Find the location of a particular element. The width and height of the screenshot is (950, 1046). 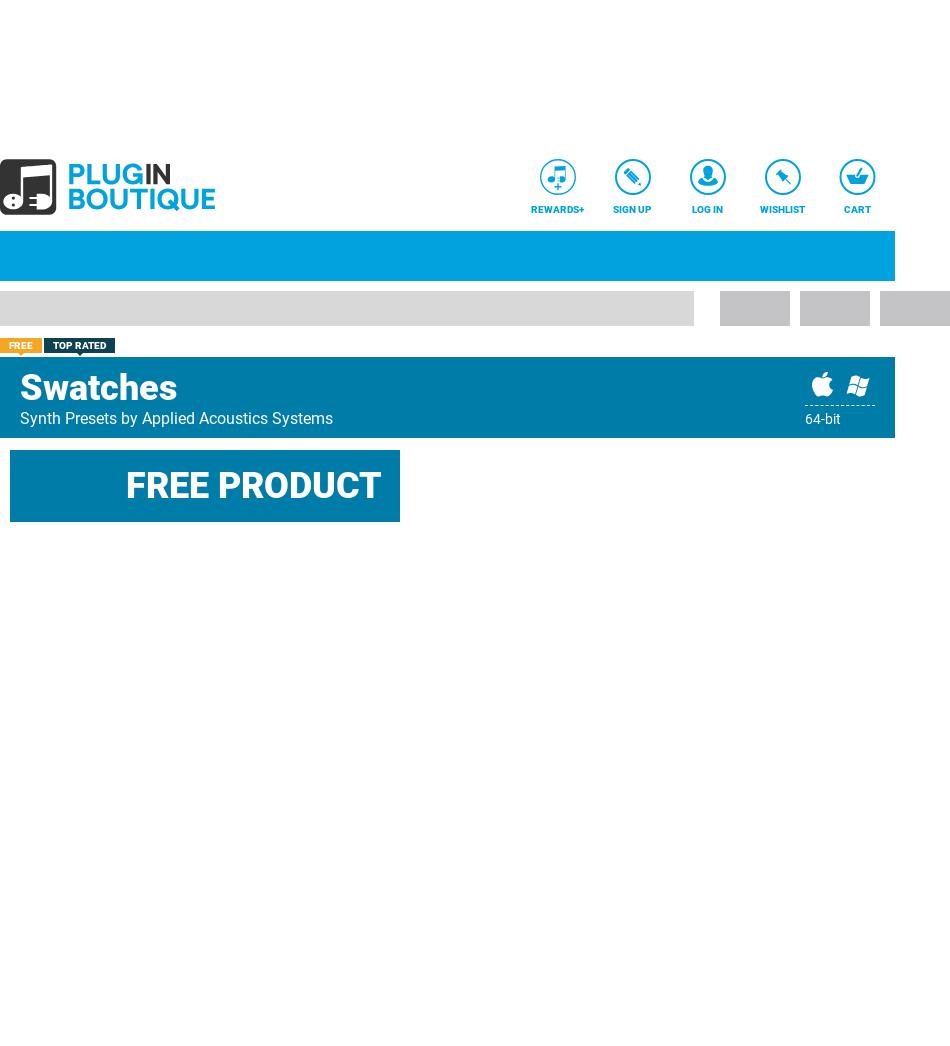

'Applied Acoustics Systems' is located at coordinates (237, 417).